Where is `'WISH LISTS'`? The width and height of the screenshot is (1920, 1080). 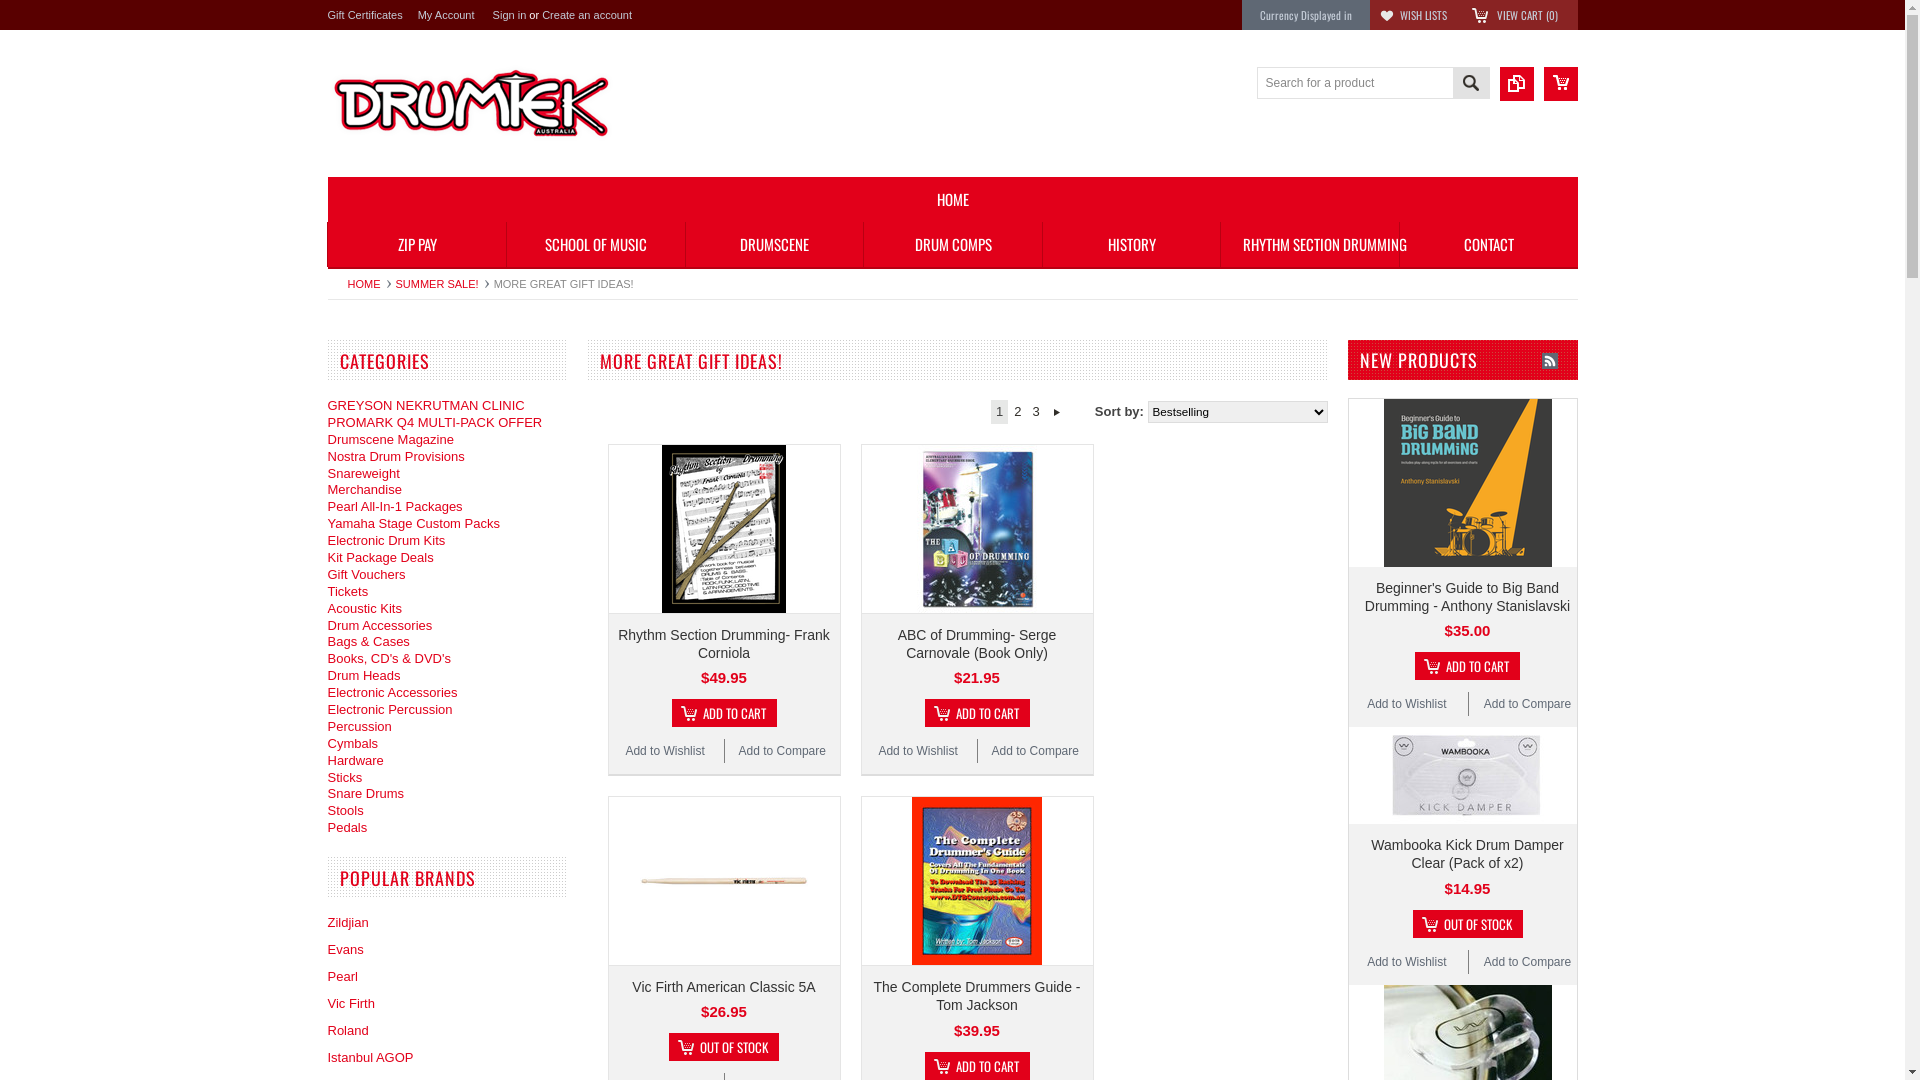
'WISH LISTS' is located at coordinates (1422, 15).